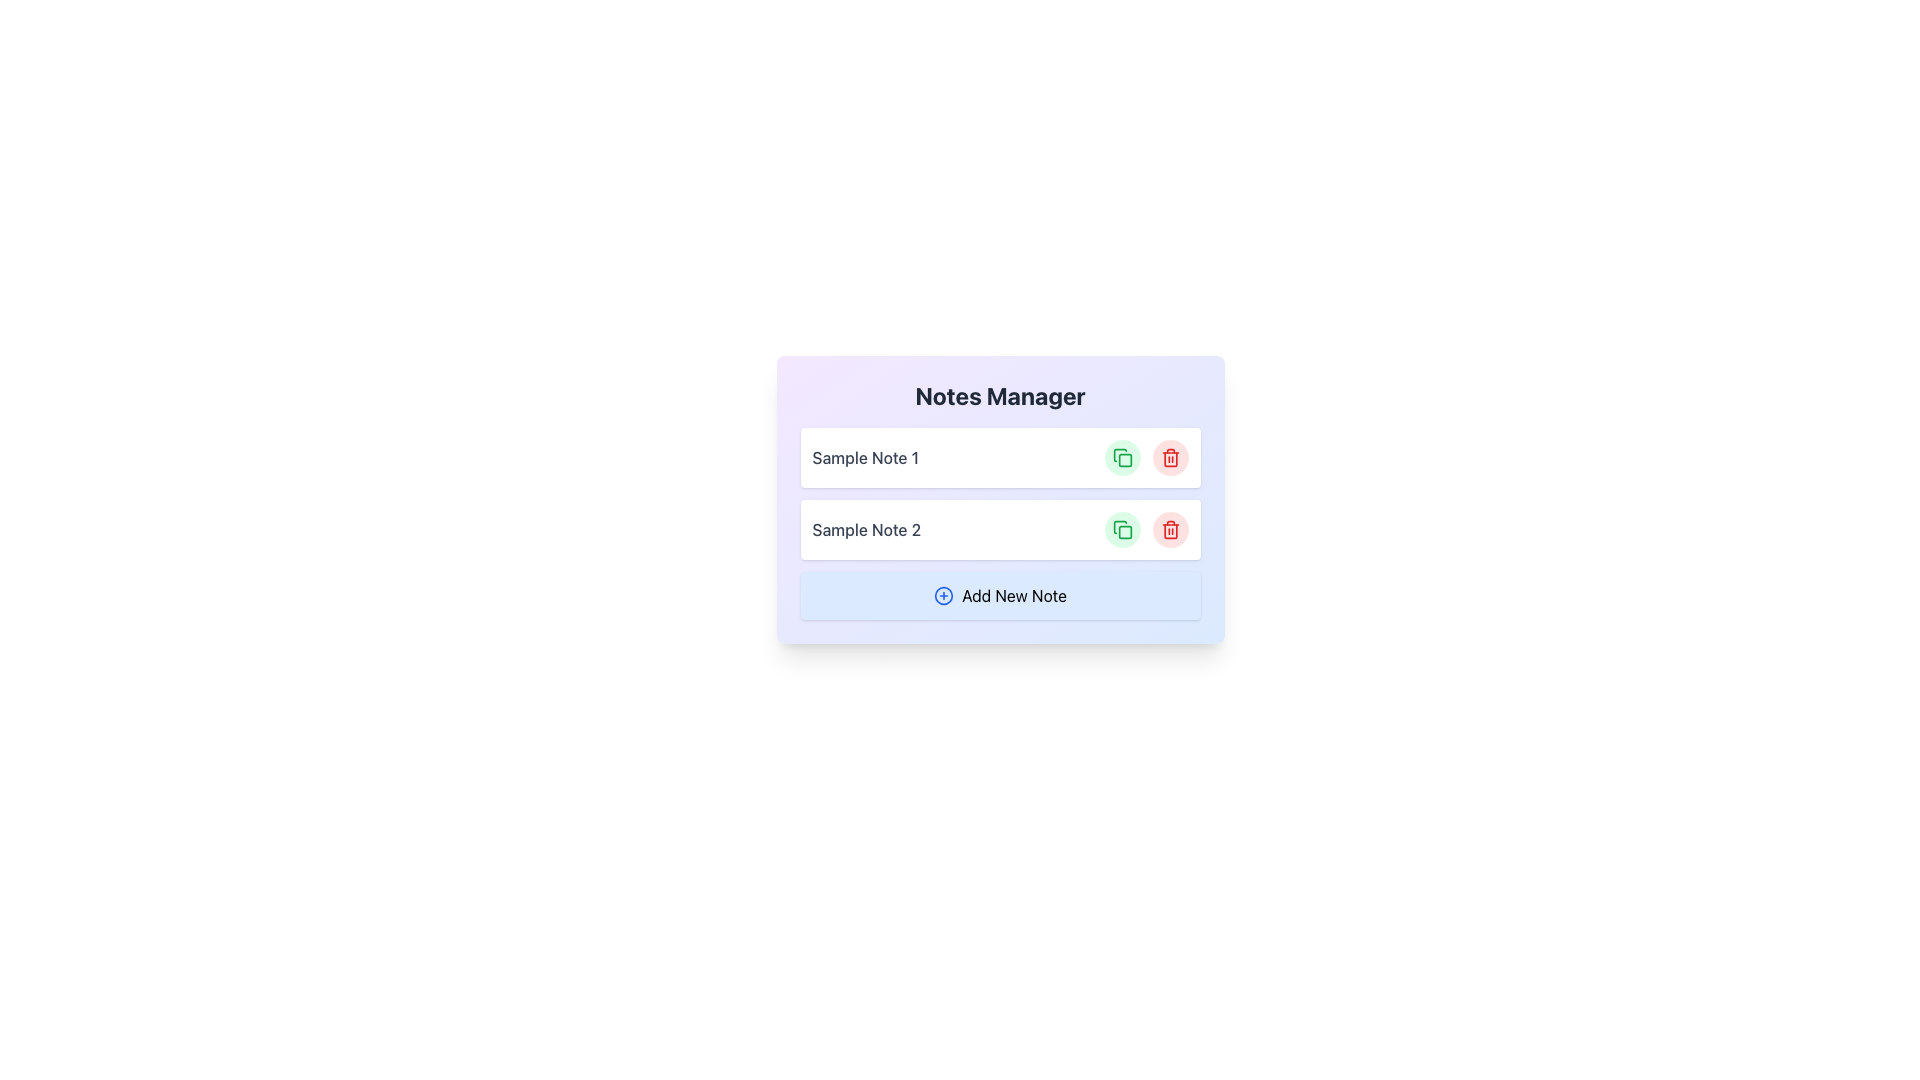 The height and width of the screenshot is (1080, 1920). I want to click on the green button that resembles two overlapping squares, located in the upper-right corner of the list item labeled 'Sample Note 1', so click(1146, 458).